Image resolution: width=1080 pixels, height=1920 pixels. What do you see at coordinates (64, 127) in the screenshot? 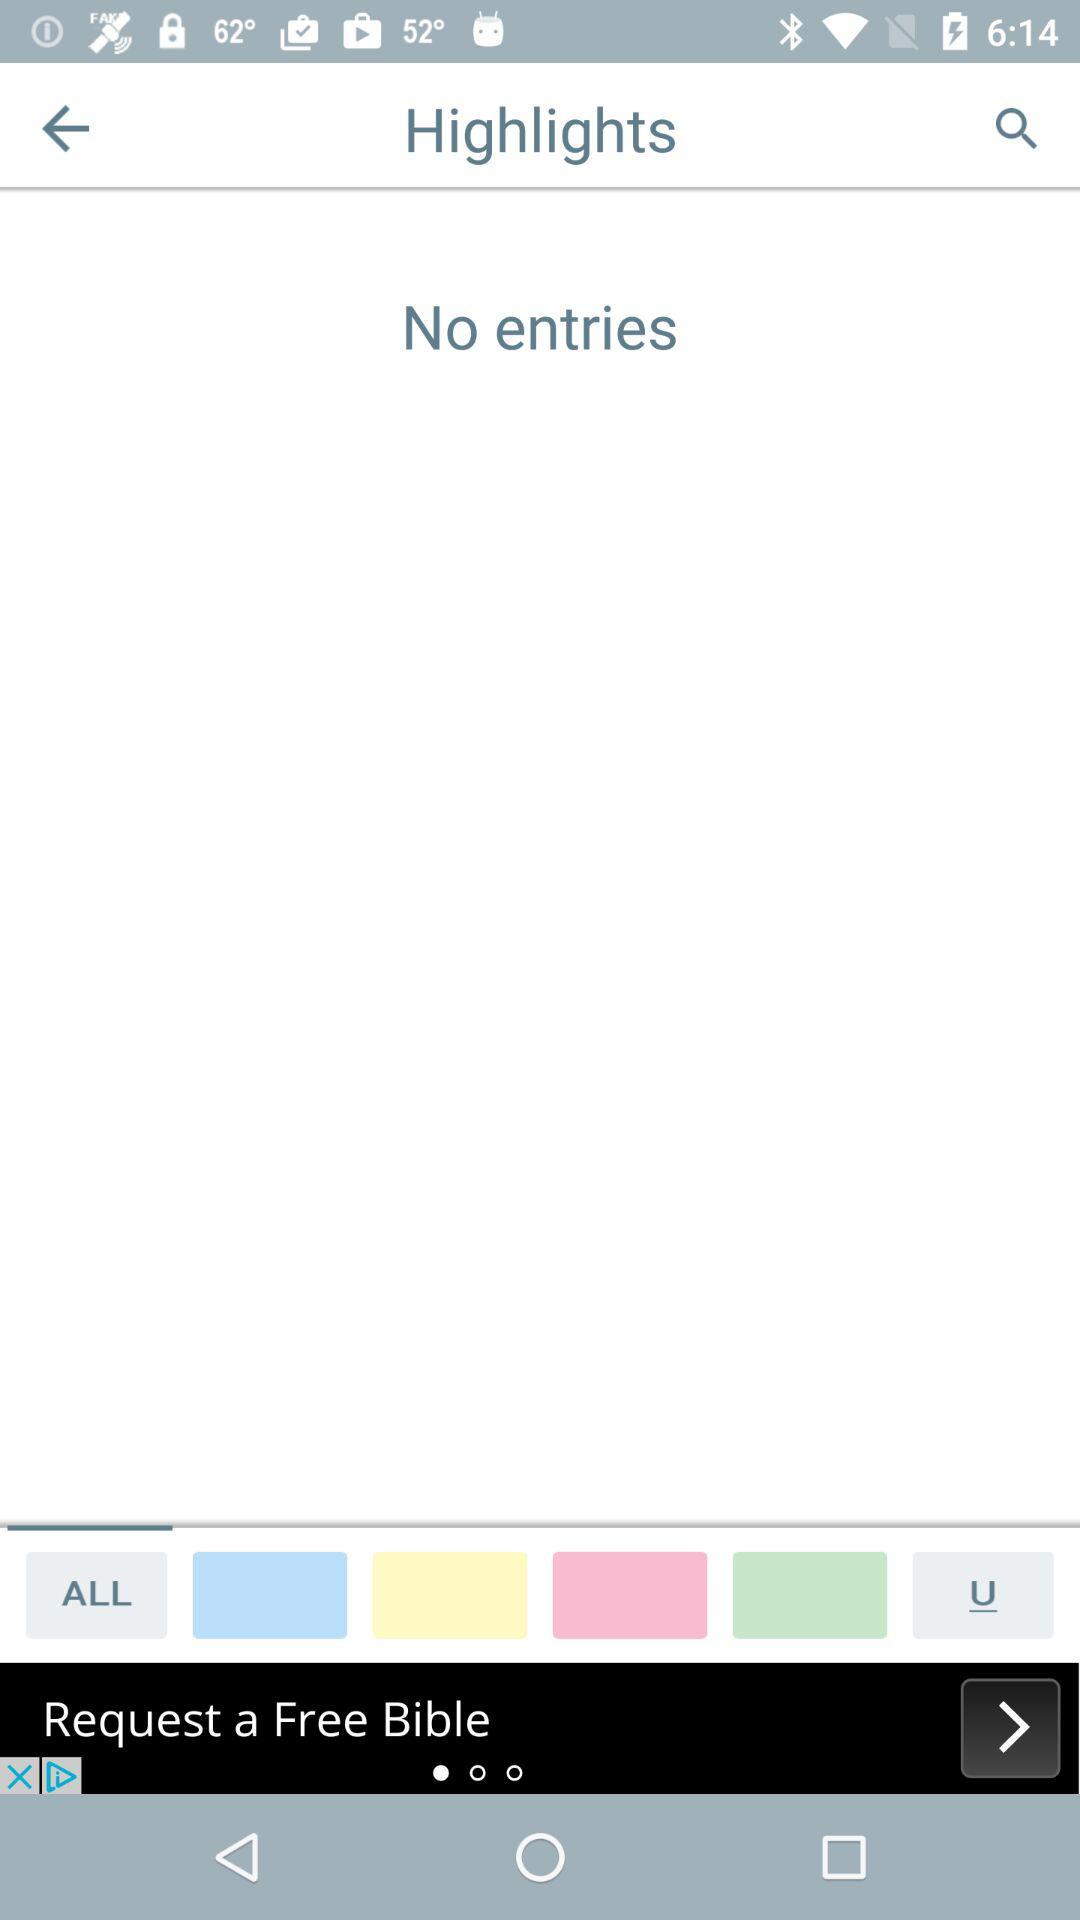
I see `the arrow_backward icon` at bounding box center [64, 127].